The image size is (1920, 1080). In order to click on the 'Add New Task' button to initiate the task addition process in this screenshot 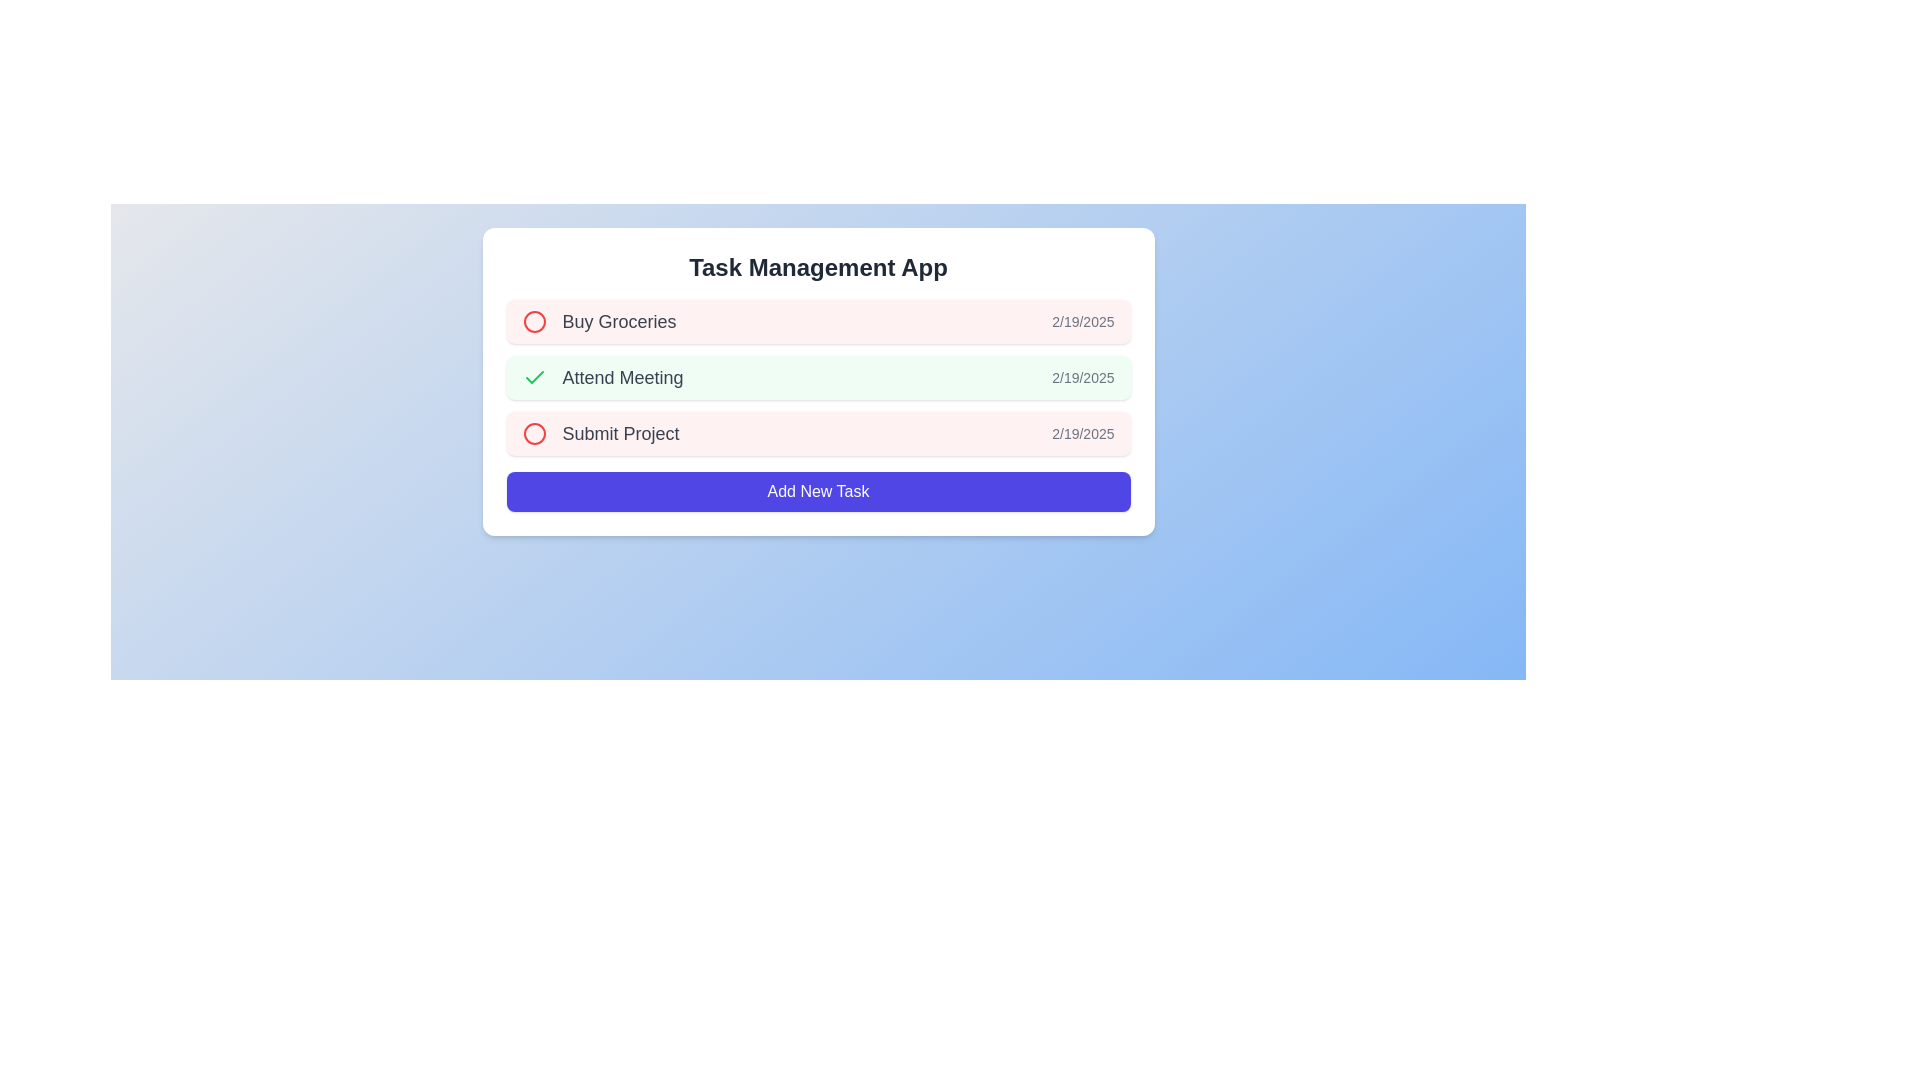, I will do `click(818, 492)`.